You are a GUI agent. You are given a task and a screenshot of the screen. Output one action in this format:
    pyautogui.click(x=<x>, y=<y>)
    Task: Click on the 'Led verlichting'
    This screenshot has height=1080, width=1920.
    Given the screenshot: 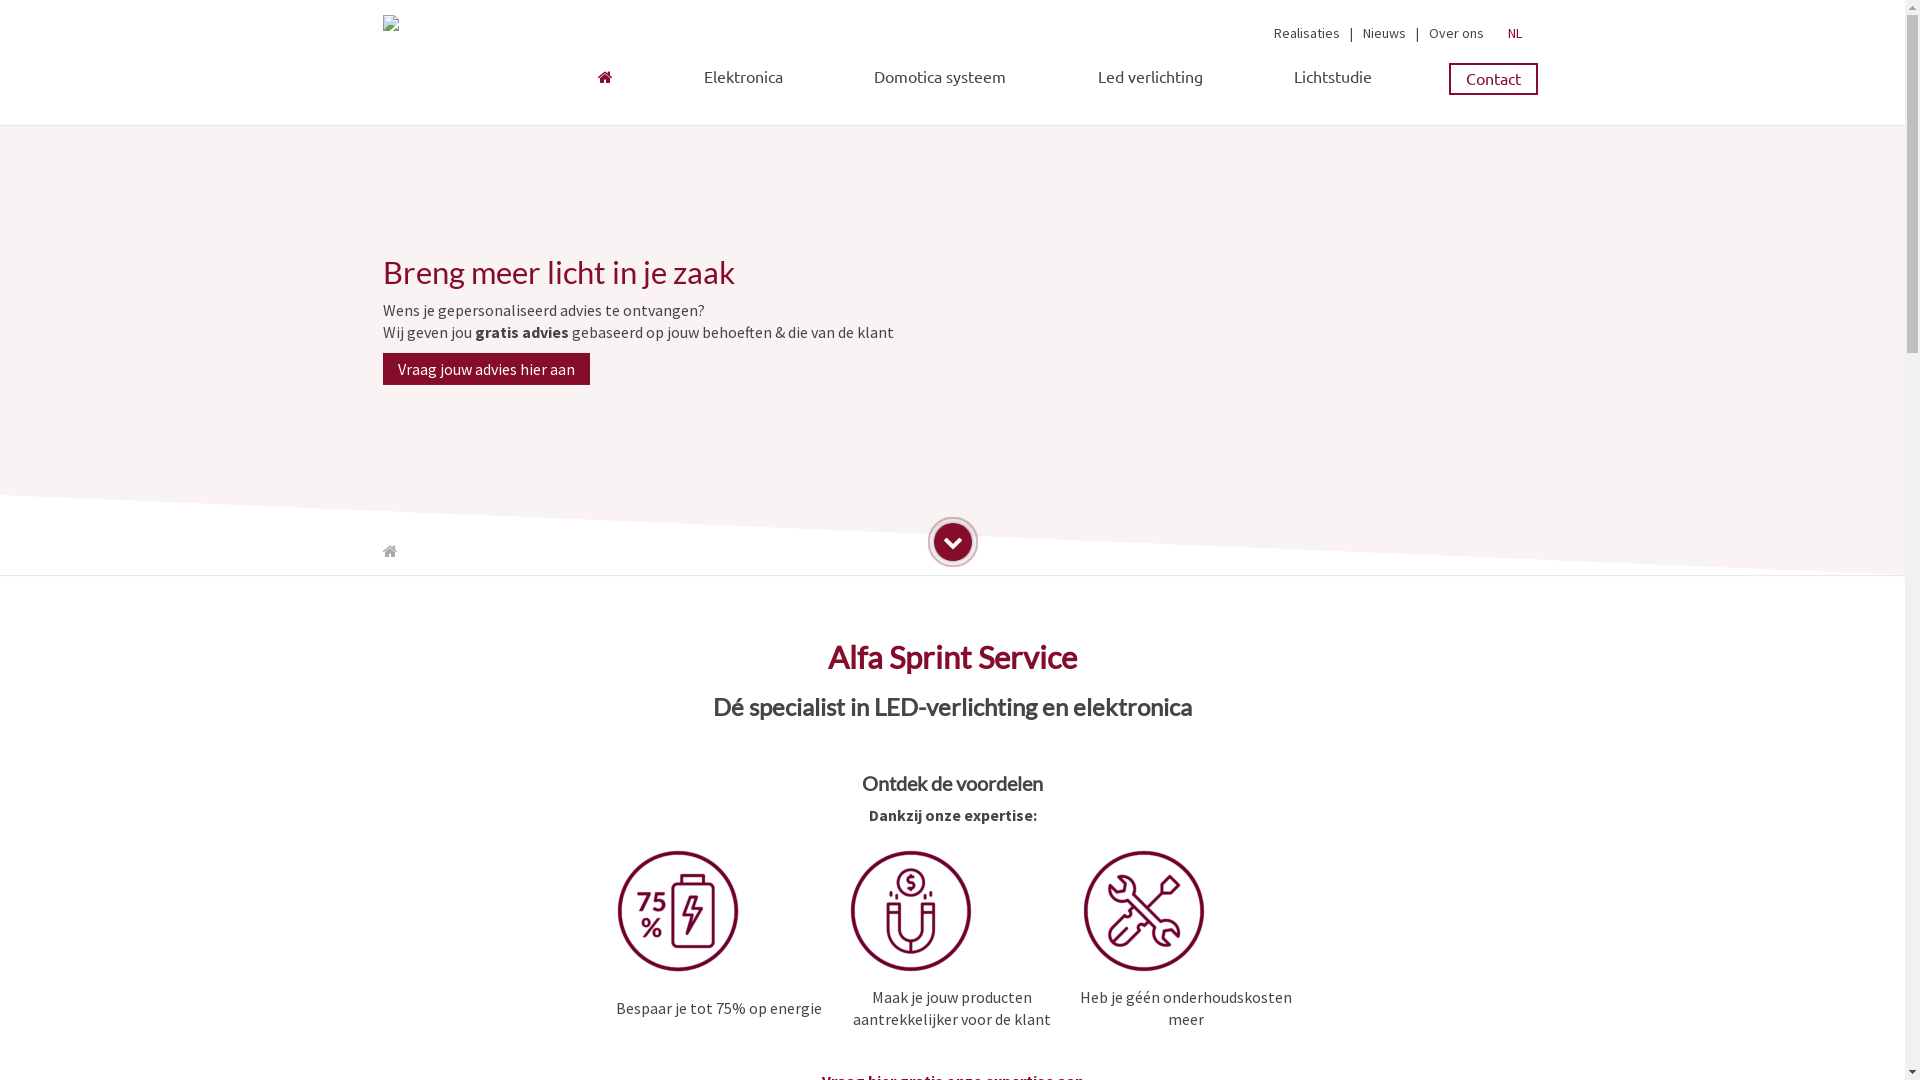 What is the action you would take?
    pyautogui.click(x=1082, y=72)
    